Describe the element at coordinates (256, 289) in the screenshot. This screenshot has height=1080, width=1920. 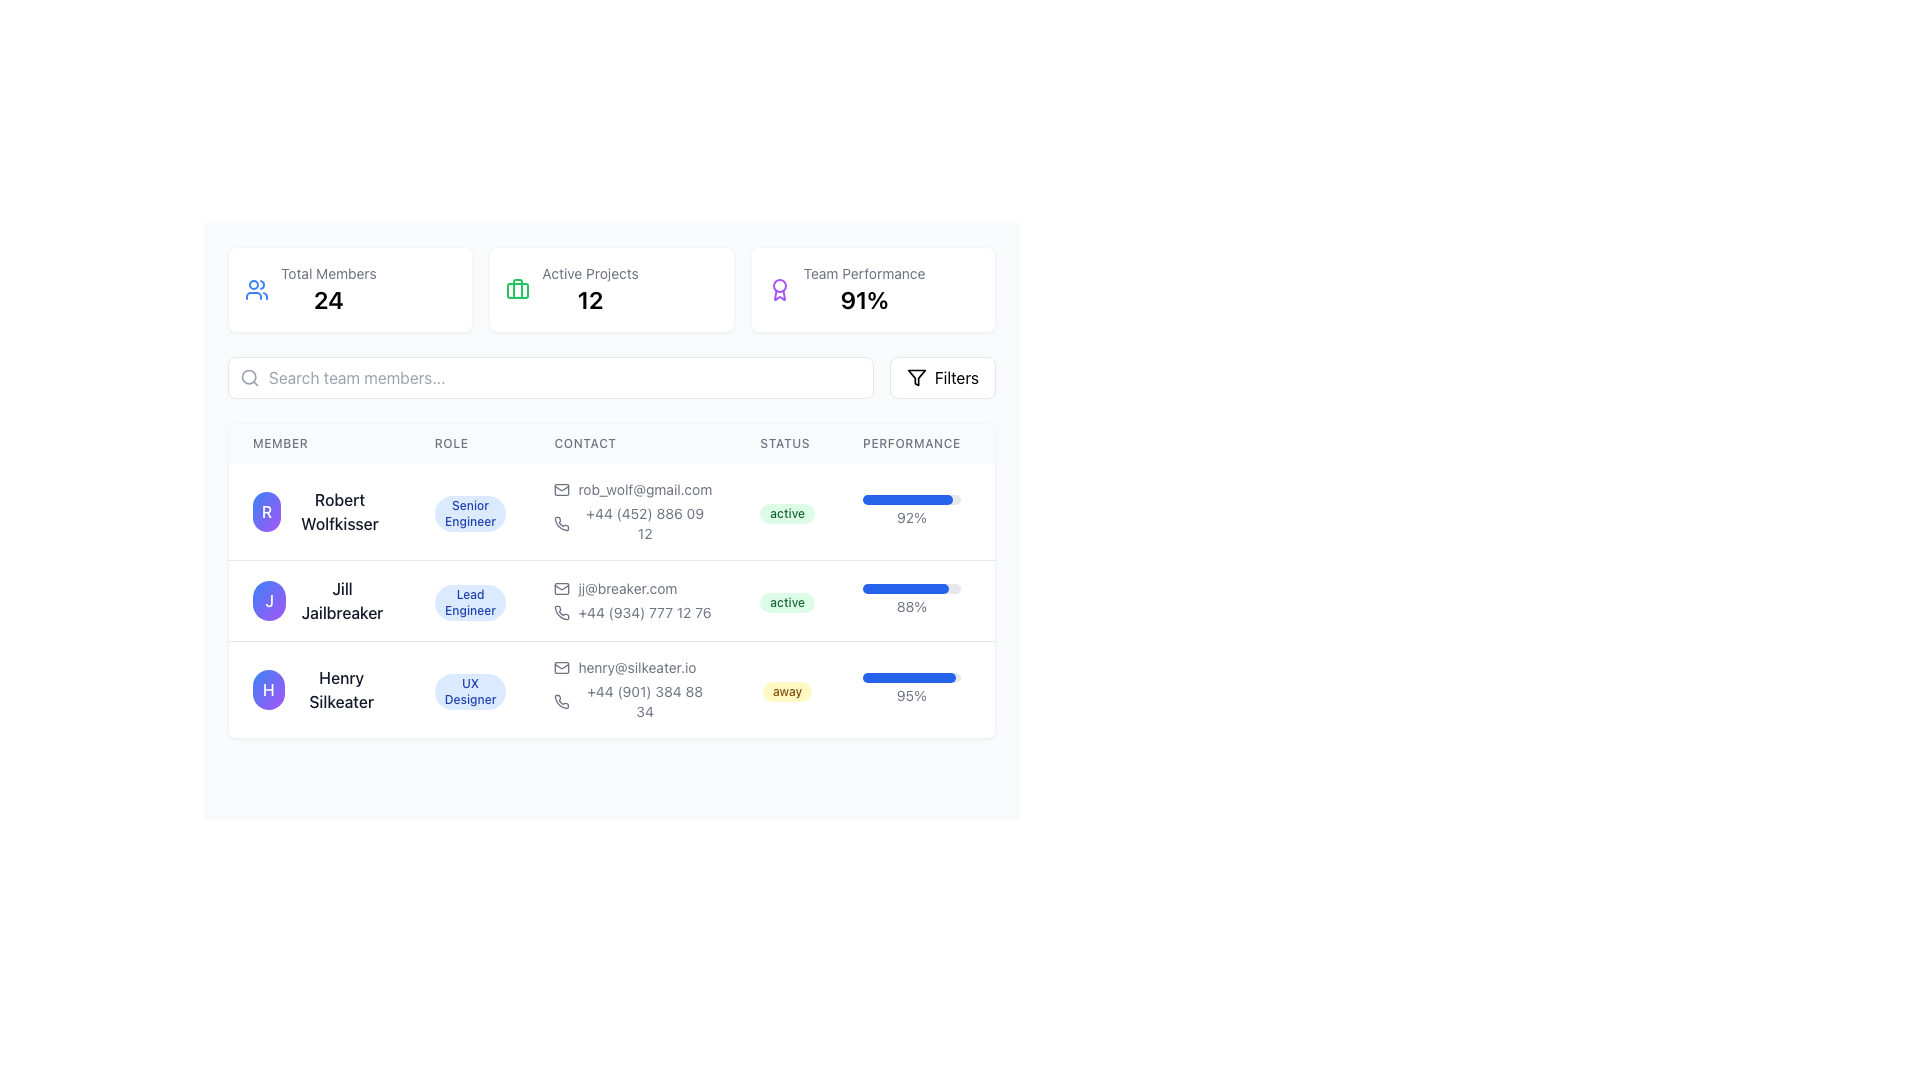
I see `the icon that visually enhances the 'Total Members' display, which is positioned to the left of the text label 'Total Members'` at that location.